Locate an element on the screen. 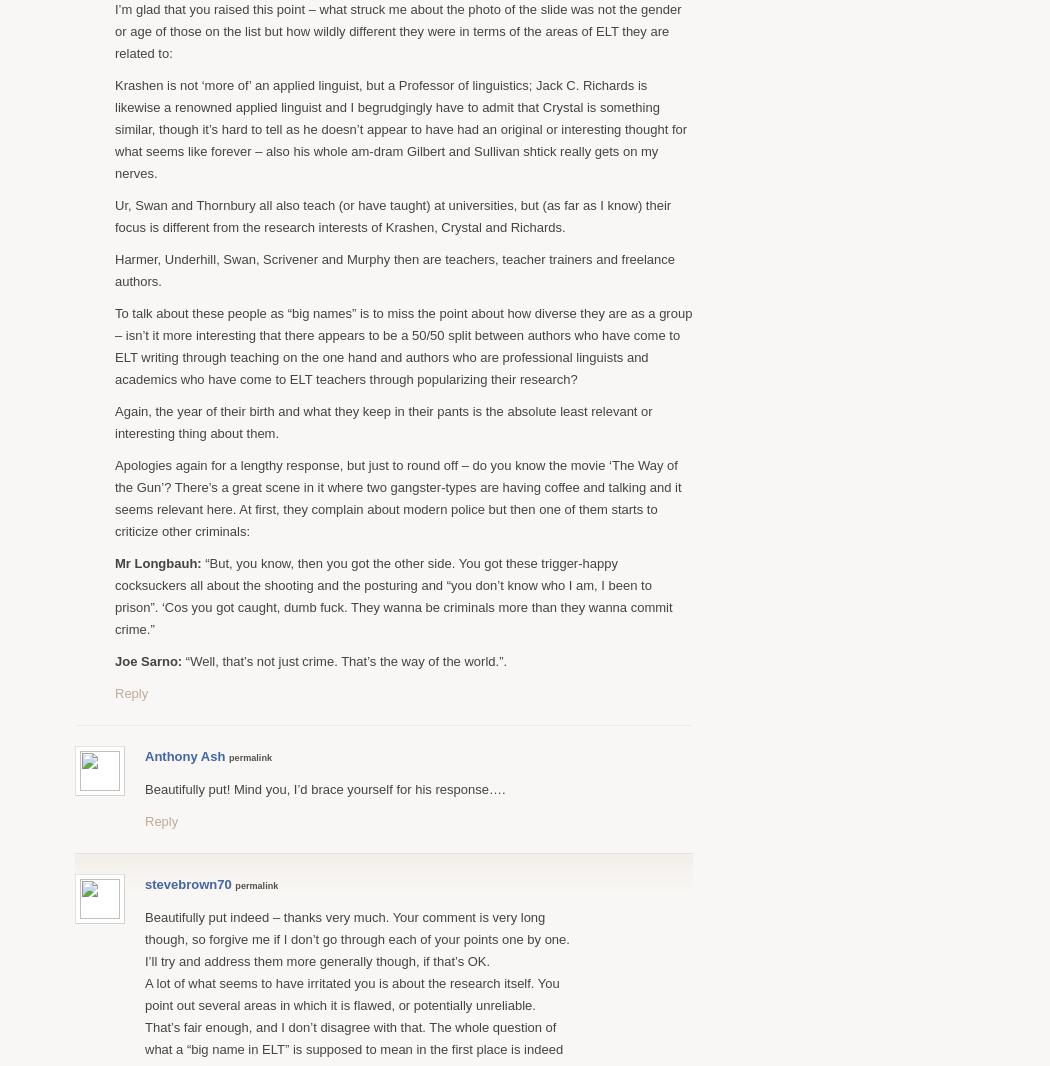 Image resolution: width=1050 pixels, height=1066 pixels. 'Beautifully put! Mind you, I’d brace yourself for his response….' is located at coordinates (324, 787).